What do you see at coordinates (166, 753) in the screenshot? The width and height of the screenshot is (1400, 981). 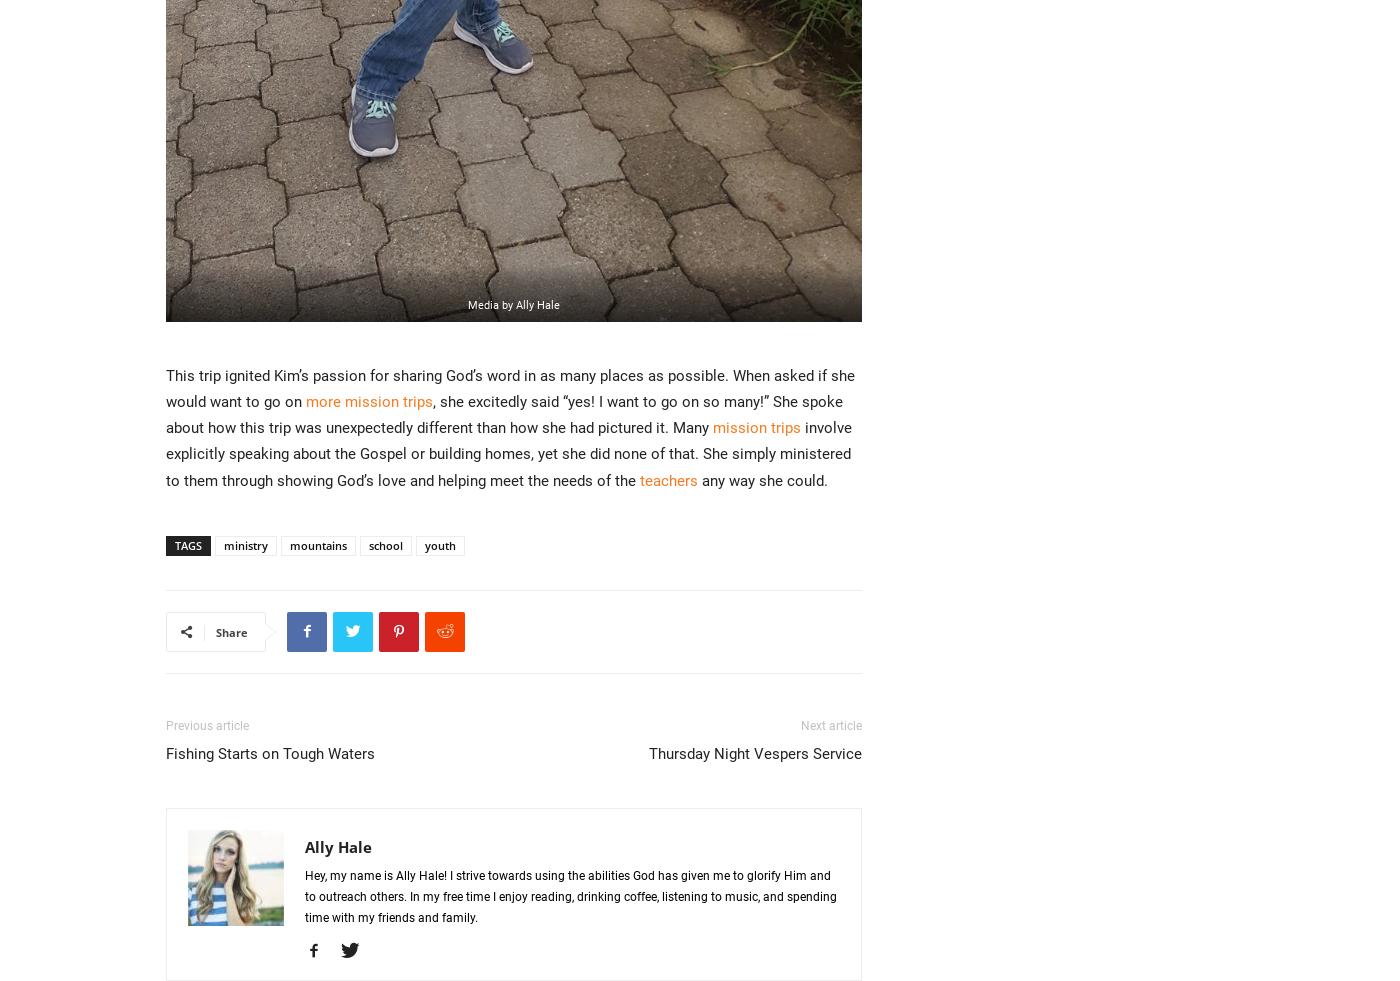 I see `'Fishing Starts on Tough Waters'` at bounding box center [166, 753].